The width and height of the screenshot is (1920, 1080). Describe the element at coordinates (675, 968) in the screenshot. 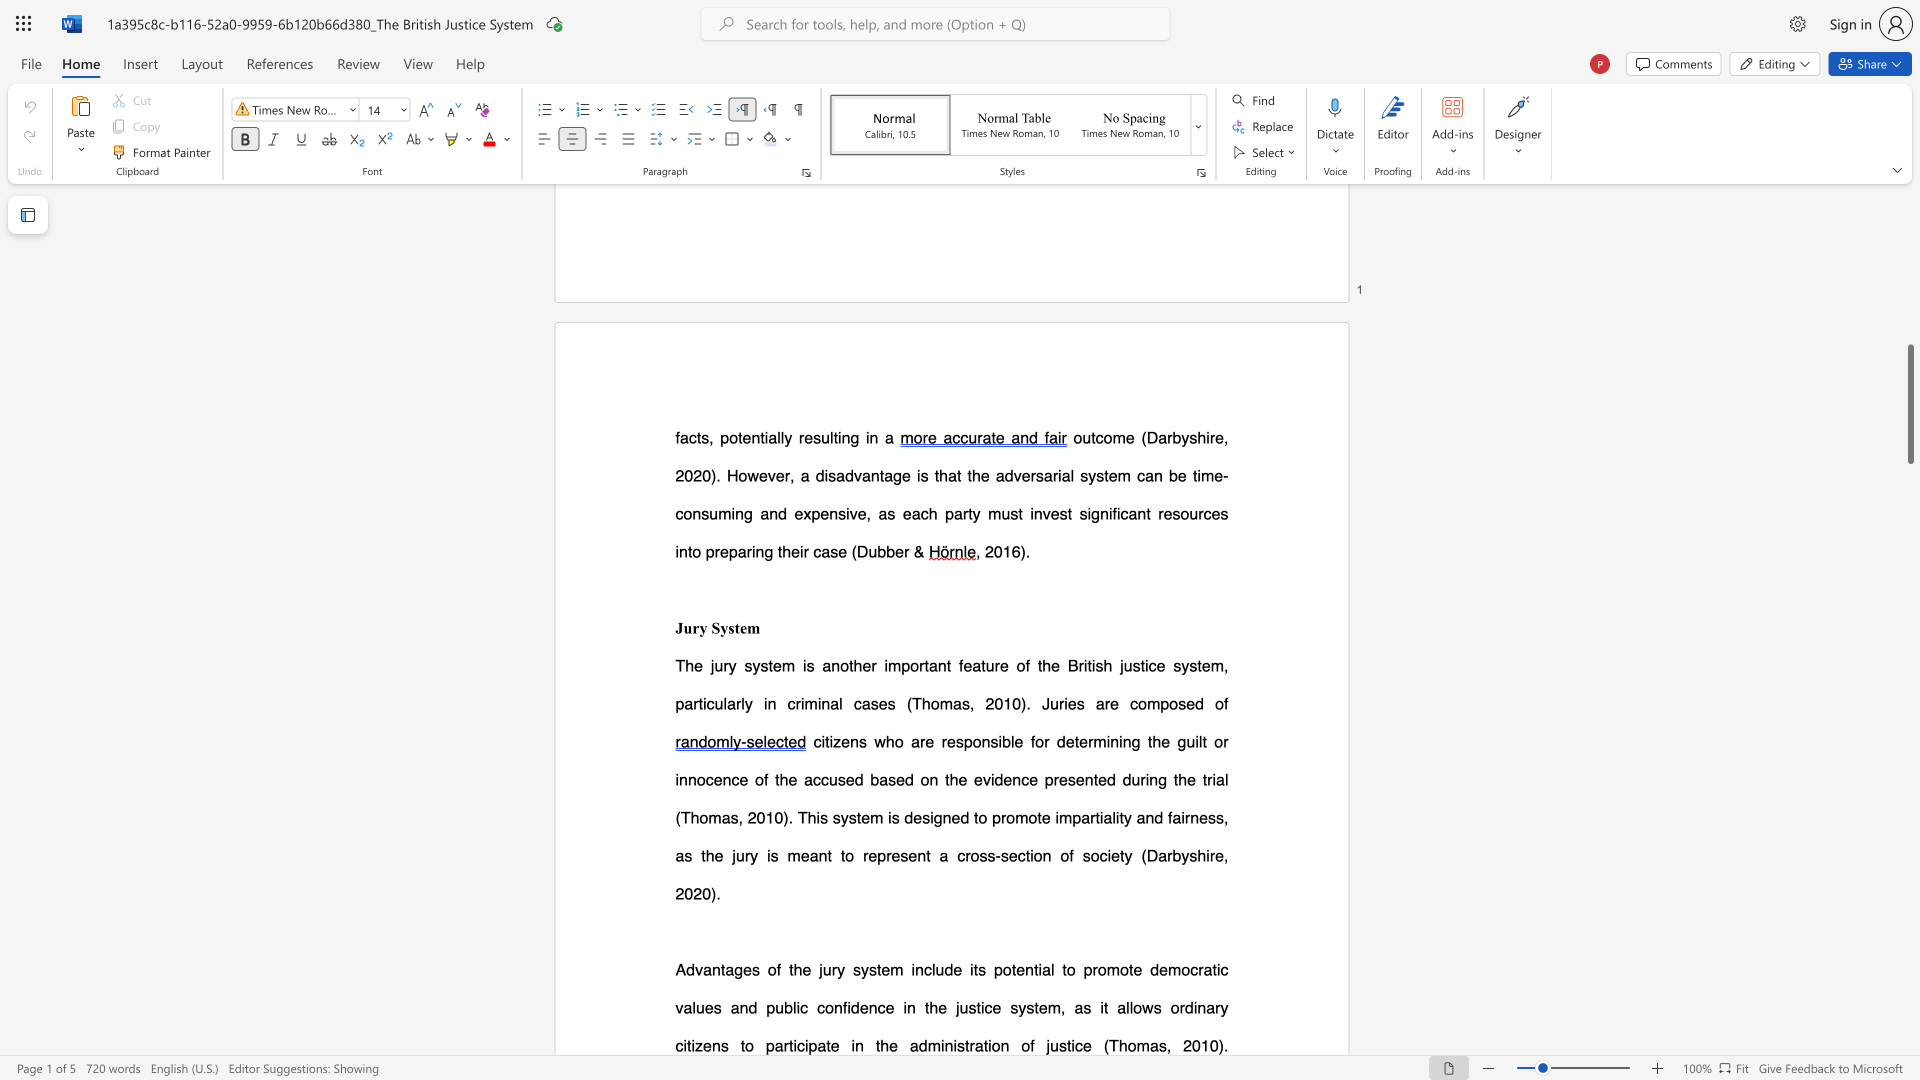

I see `the subset text "Advantages of the jury system include its potential to promote democratic values and public confidence in the justice sys" within the text "Advantages of the jury system include its potential to promote democratic values and public confidence in the justice system, as it allows ordinary citizens to"` at that location.